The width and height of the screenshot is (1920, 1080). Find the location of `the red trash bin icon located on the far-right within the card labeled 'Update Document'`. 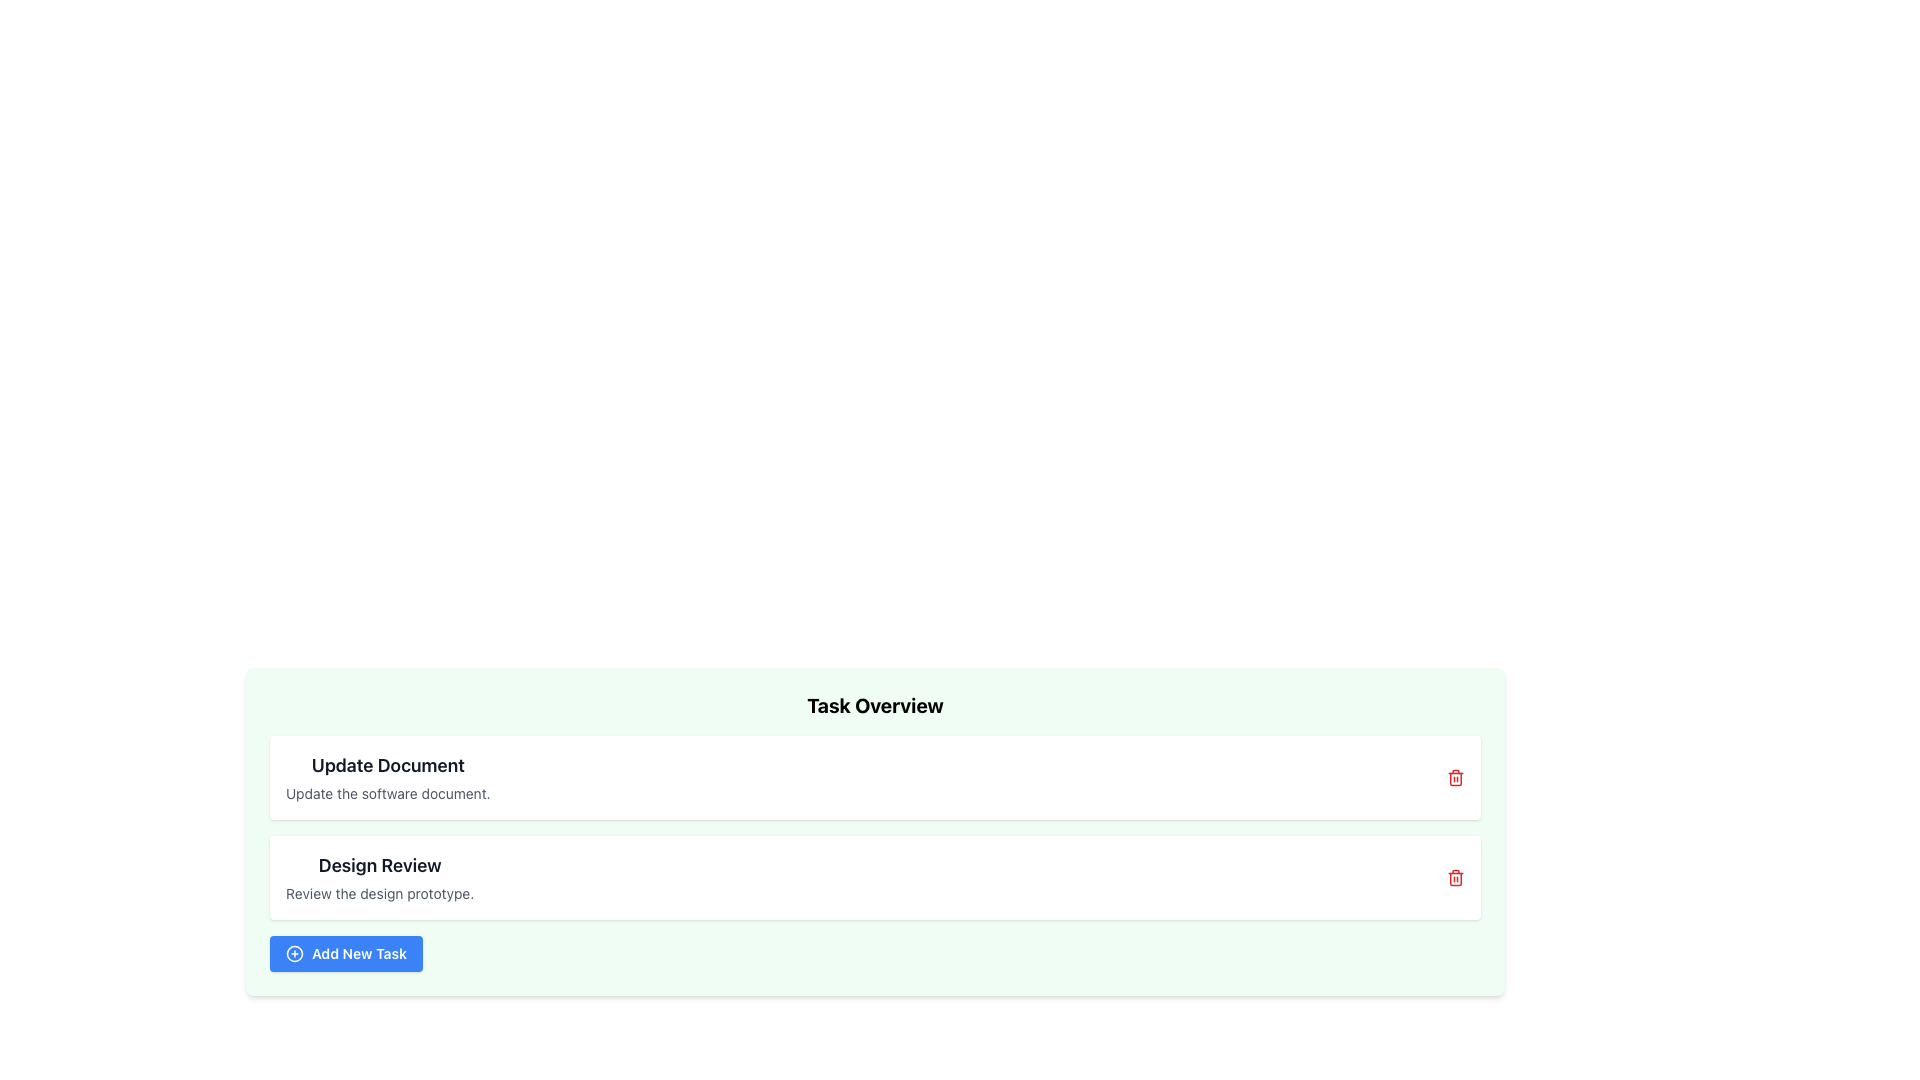

the red trash bin icon located on the far-right within the card labeled 'Update Document' is located at coordinates (1455, 777).